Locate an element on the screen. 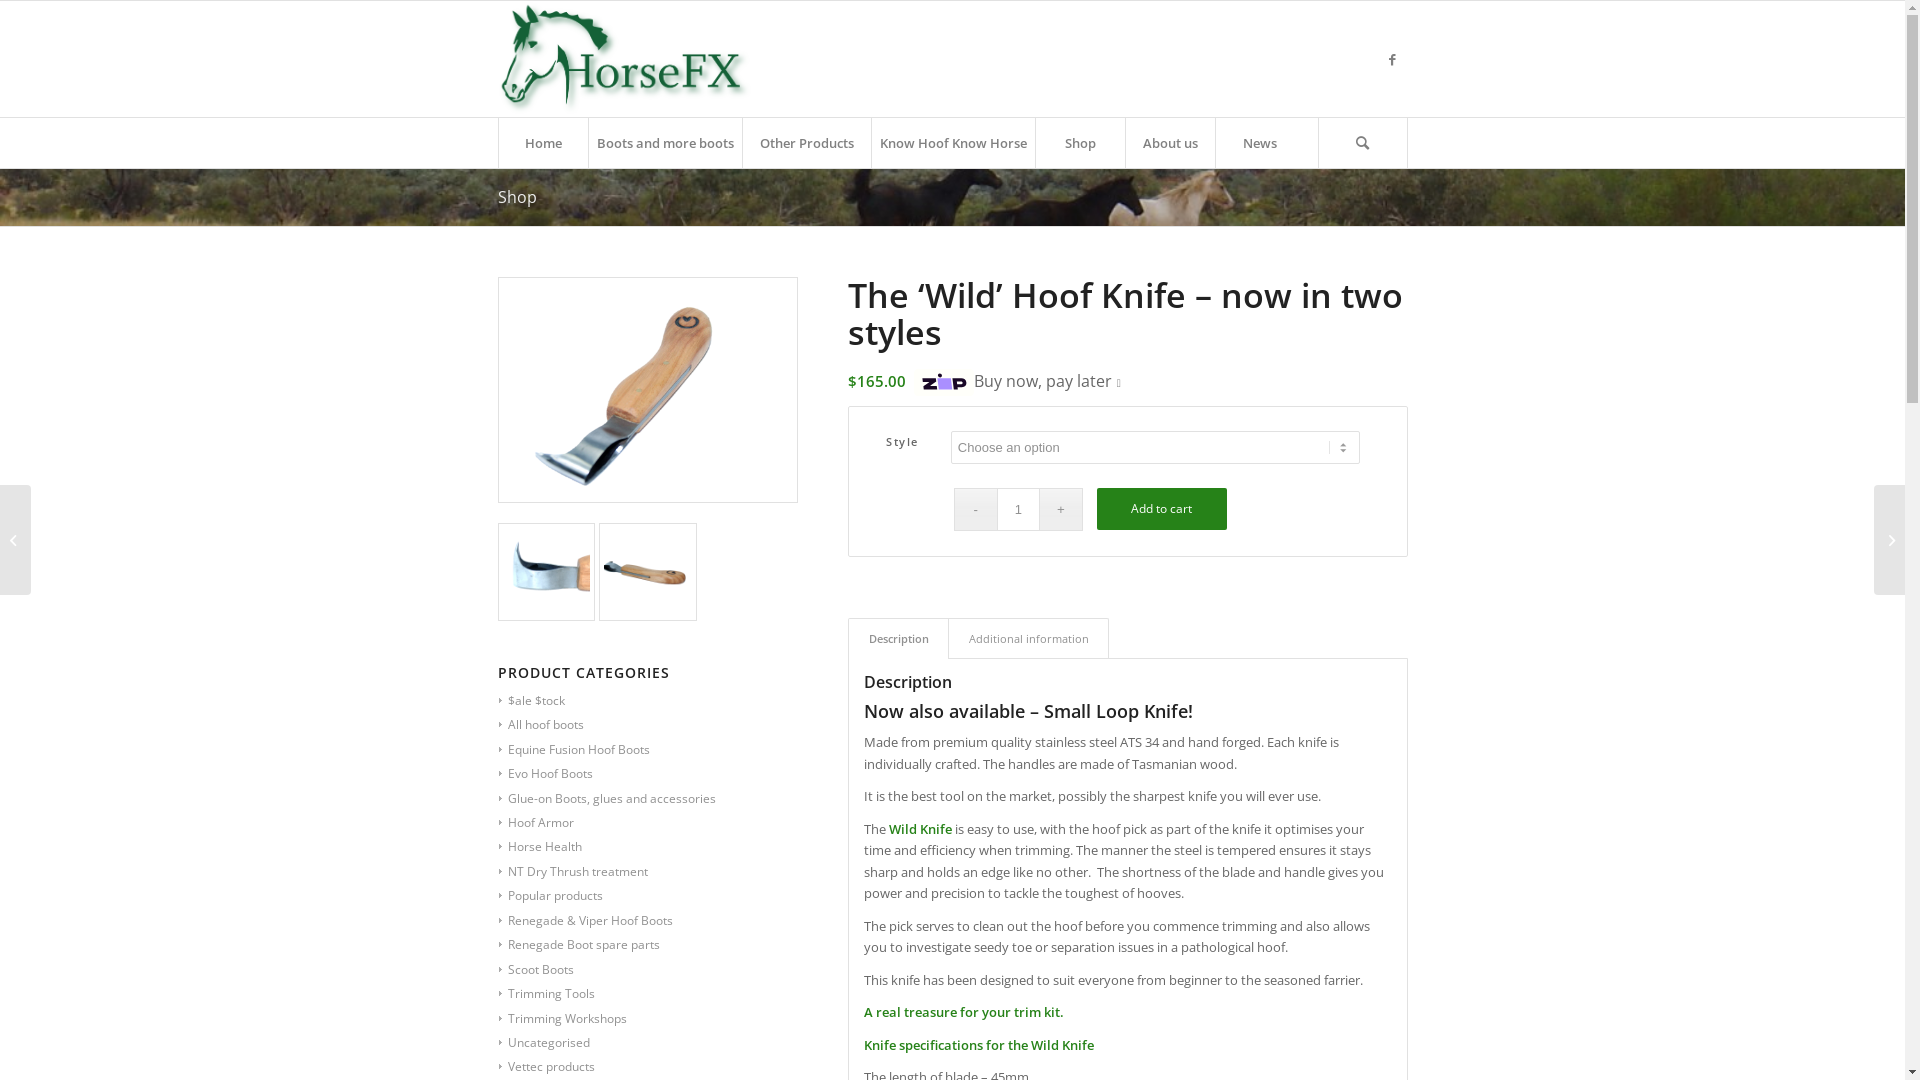  'Description' is located at coordinates (897, 638).